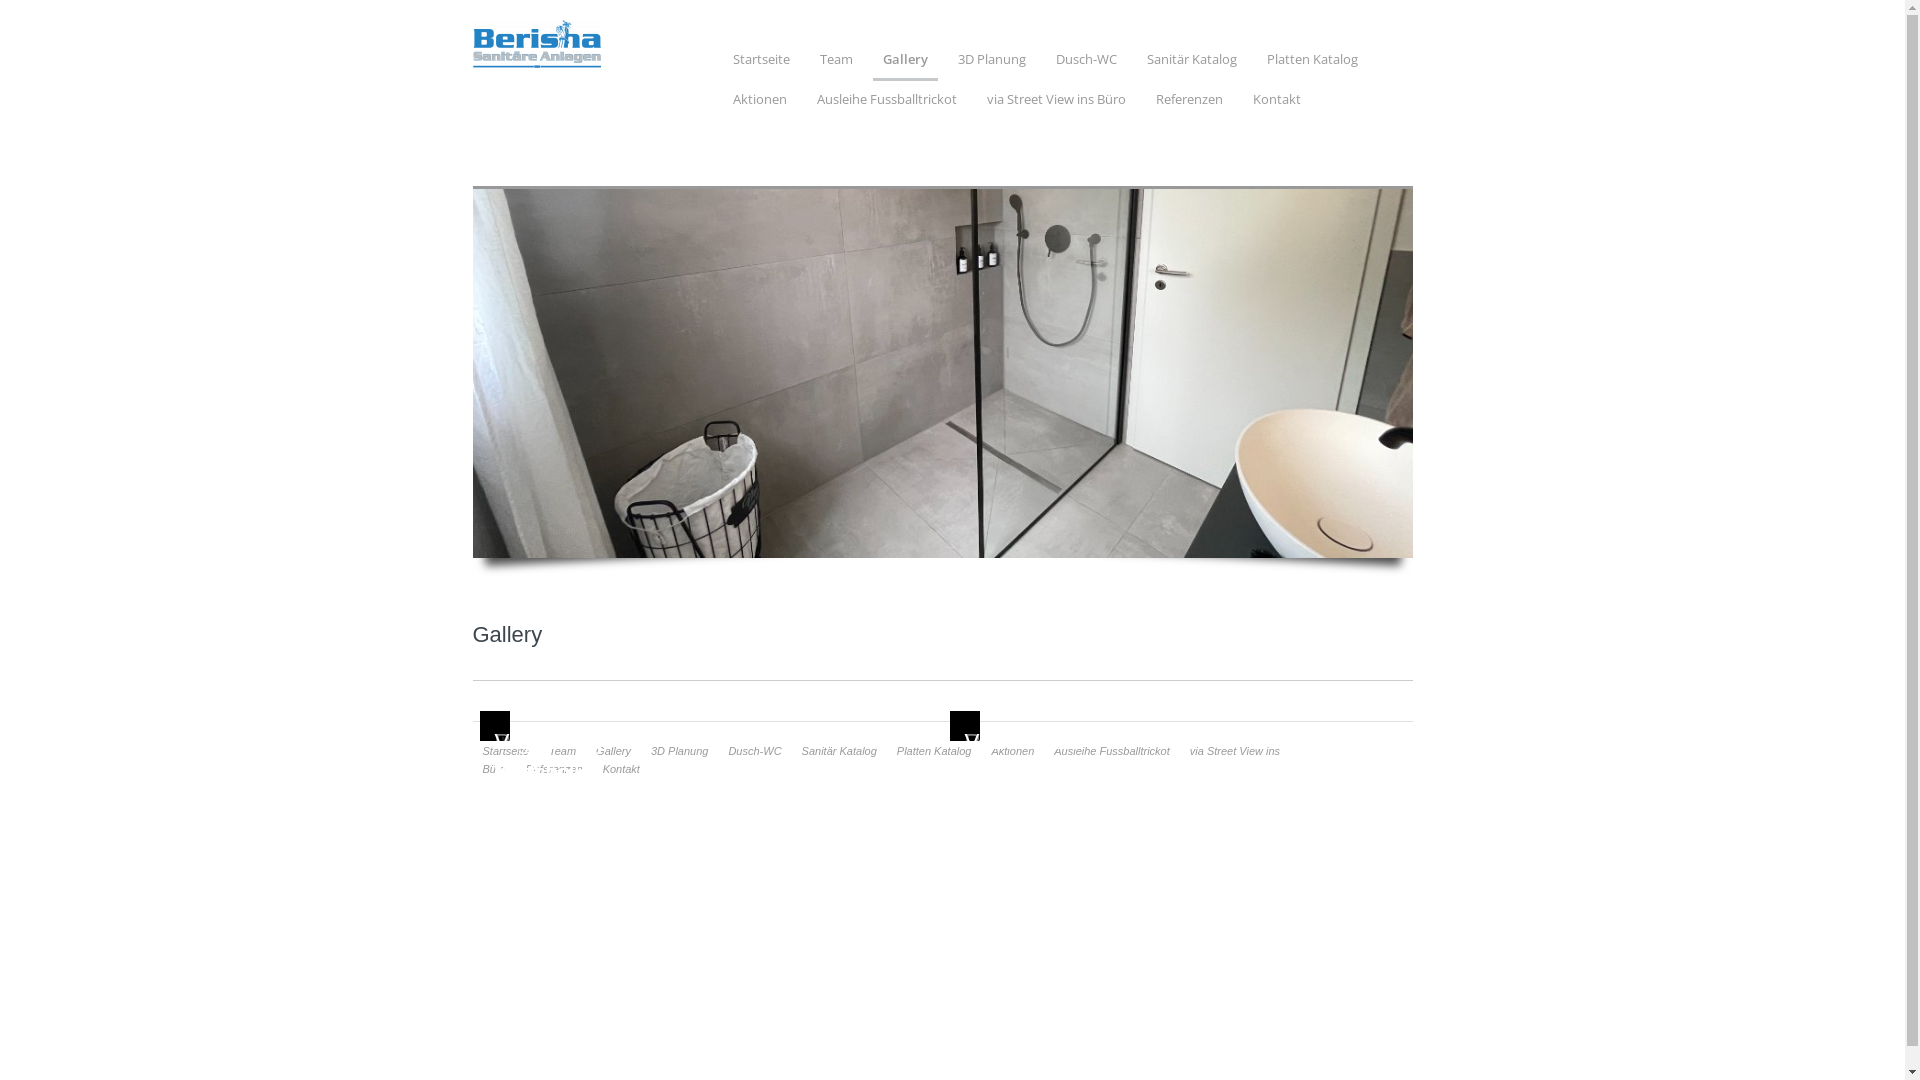 The width and height of the screenshot is (1920, 1080). I want to click on '3D Planung', so click(992, 63).